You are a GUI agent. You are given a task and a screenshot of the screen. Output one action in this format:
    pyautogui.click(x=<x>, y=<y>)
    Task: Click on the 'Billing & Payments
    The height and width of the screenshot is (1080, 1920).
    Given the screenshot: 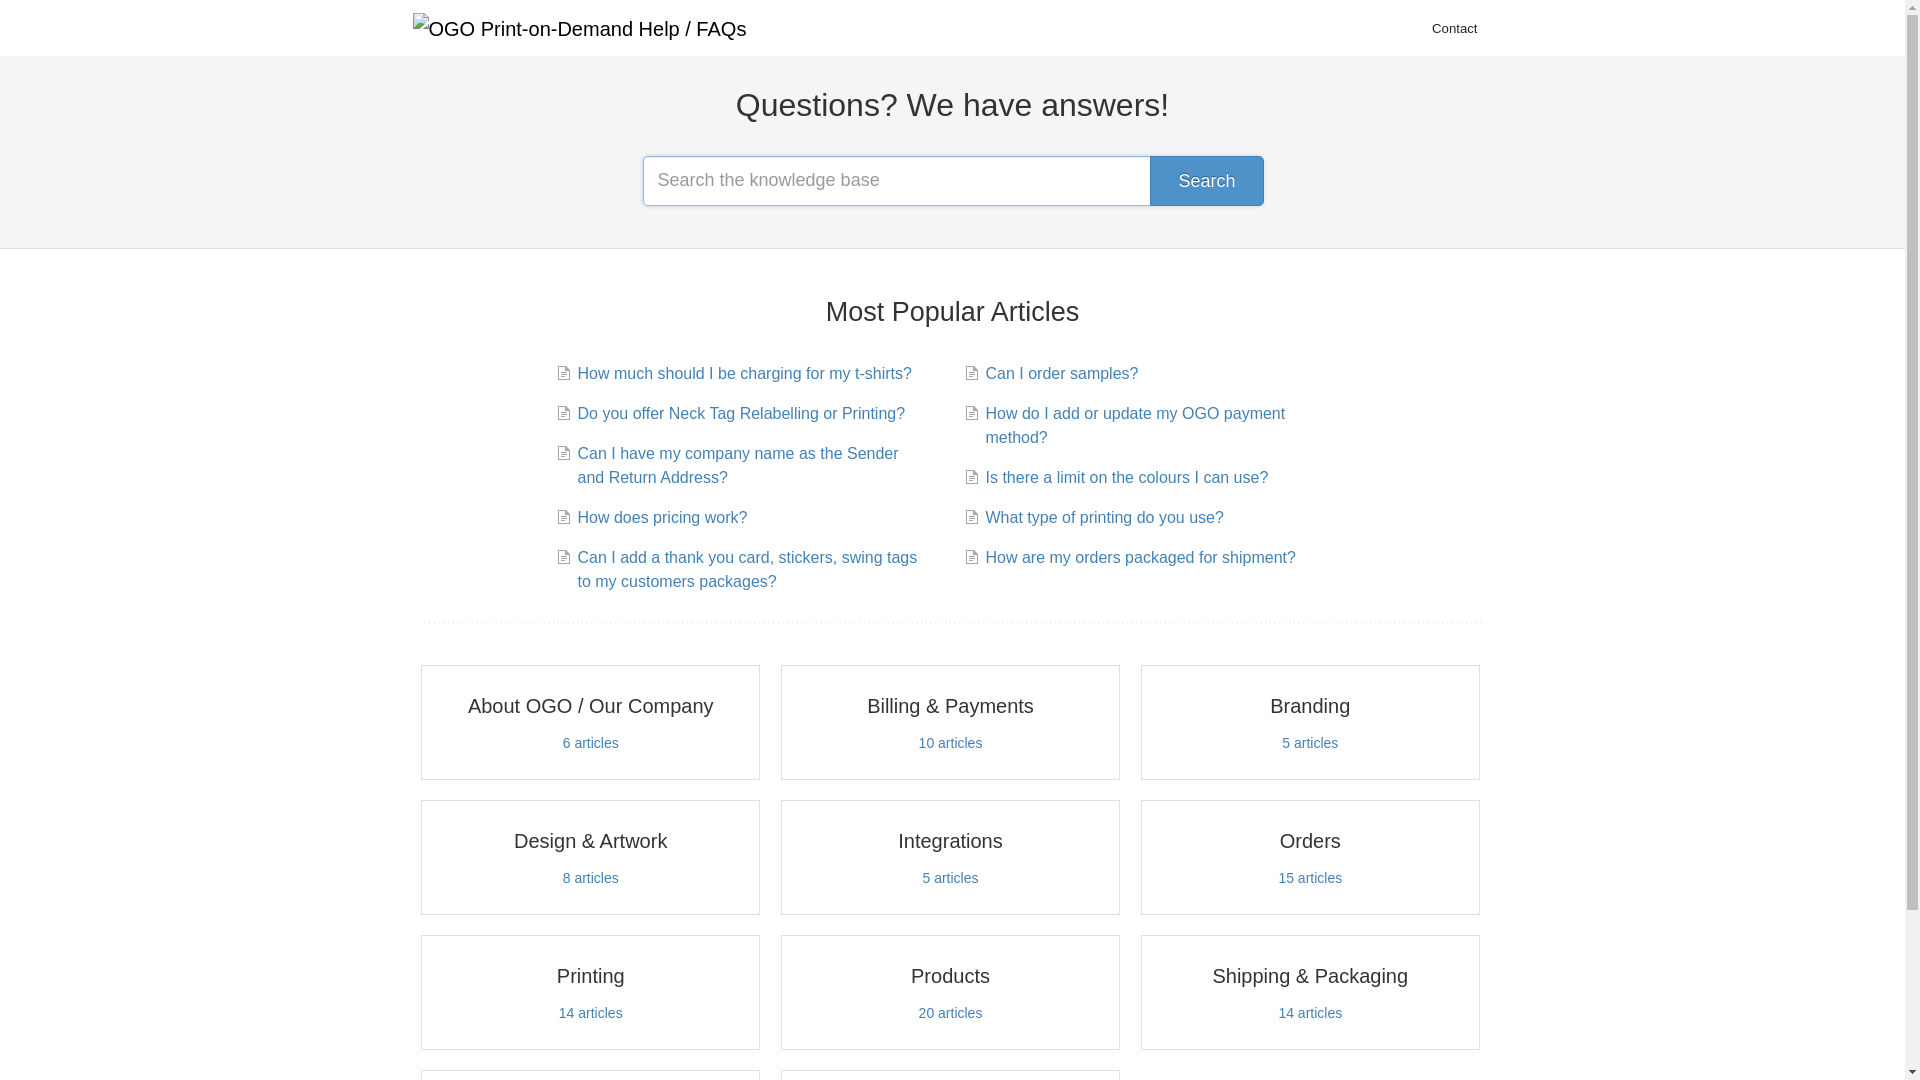 What is the action you would take?
    pyautogui.click(x=949, y=722)
    